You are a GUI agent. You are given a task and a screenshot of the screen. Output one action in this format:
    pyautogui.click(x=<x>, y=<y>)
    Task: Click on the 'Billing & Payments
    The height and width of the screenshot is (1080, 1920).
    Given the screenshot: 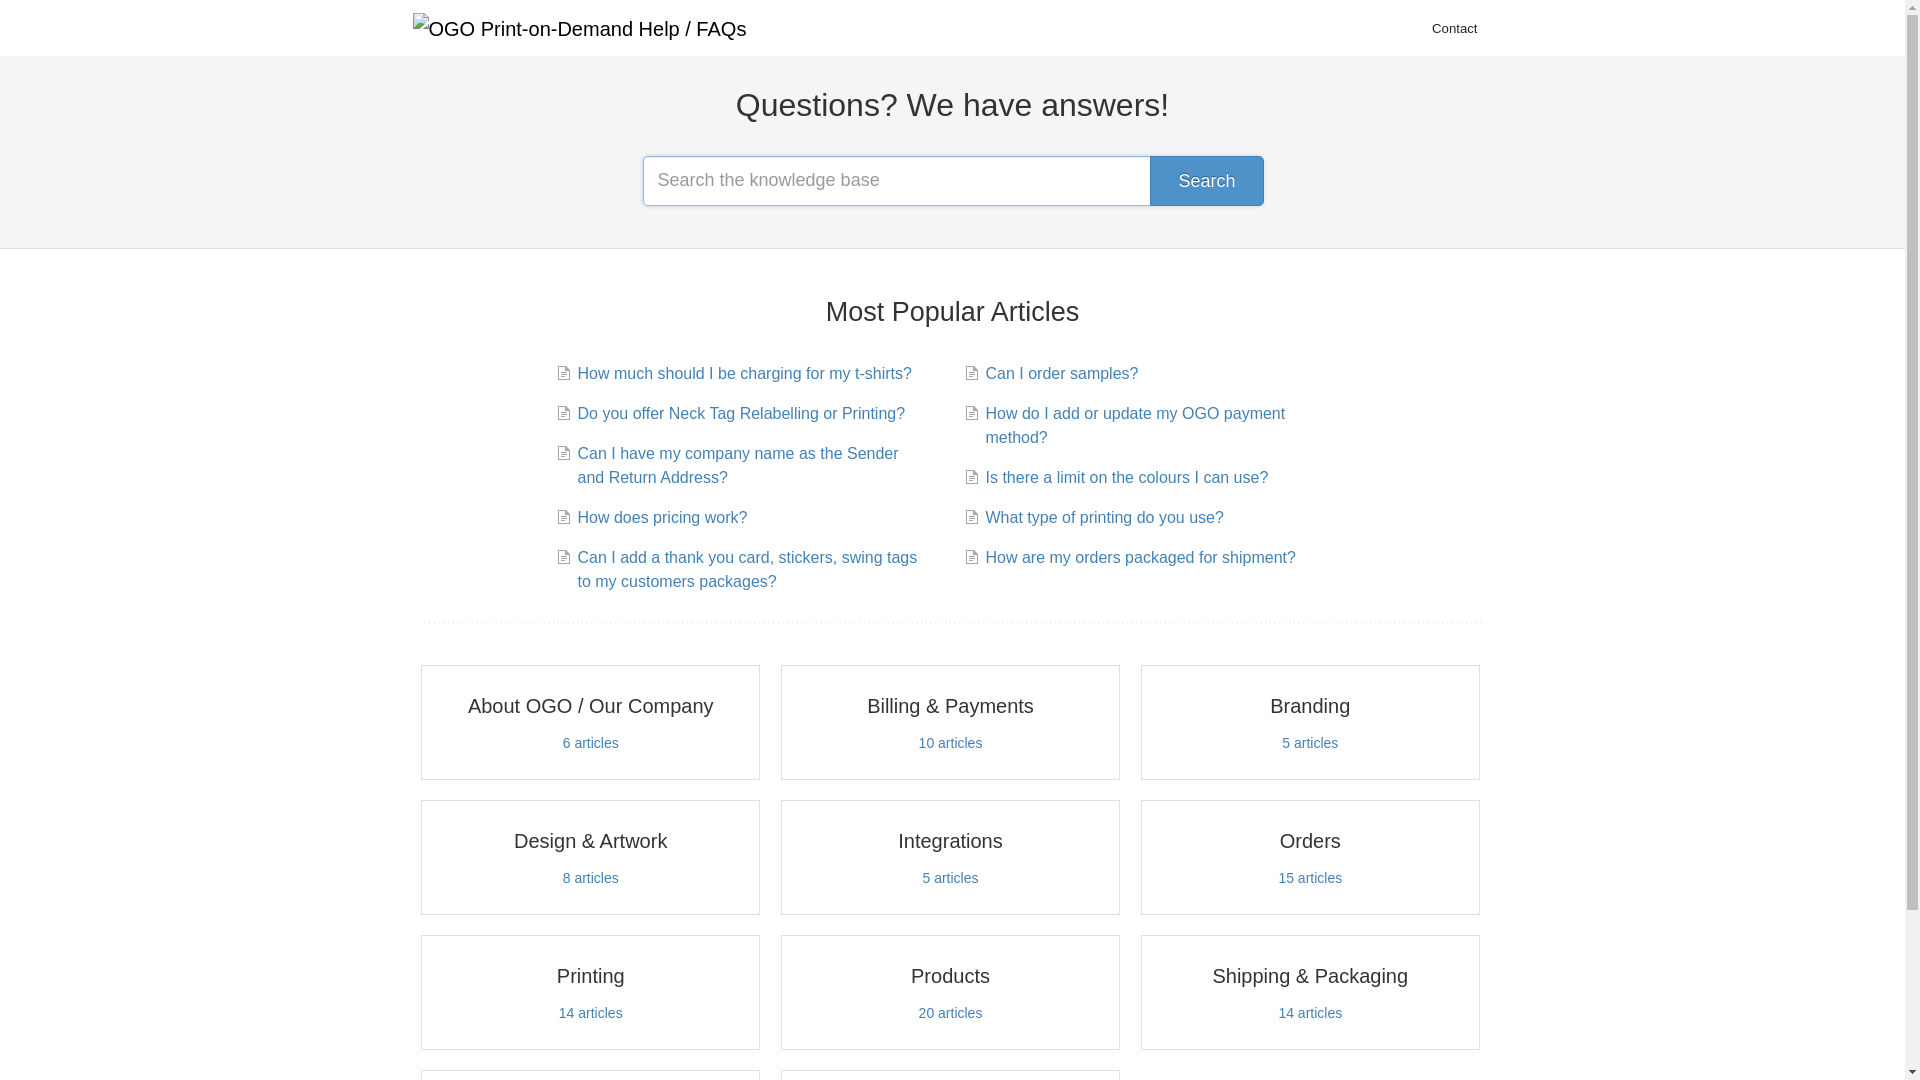 What is the action you would take?
    pyautogui.click(x=949, y=722)
    